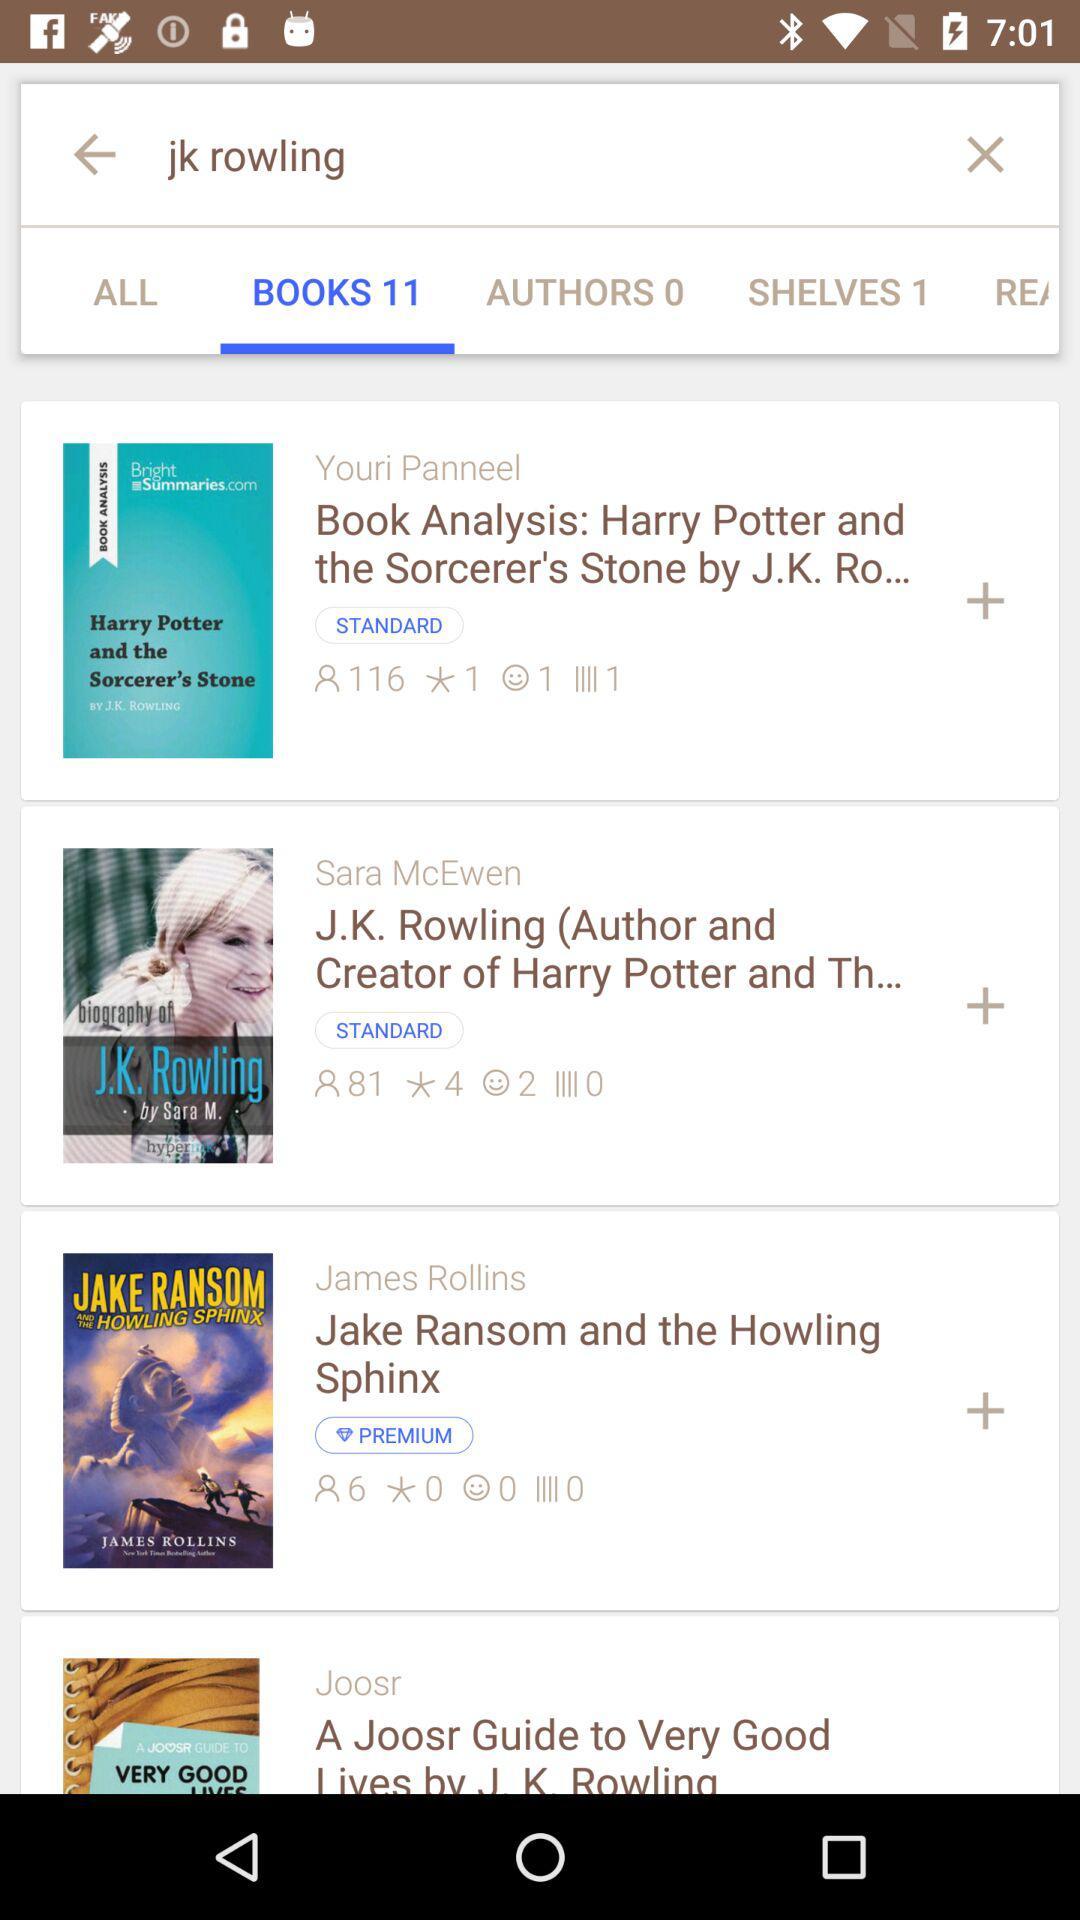  I want to click on the arrow_backward icon, so click(72, 153).